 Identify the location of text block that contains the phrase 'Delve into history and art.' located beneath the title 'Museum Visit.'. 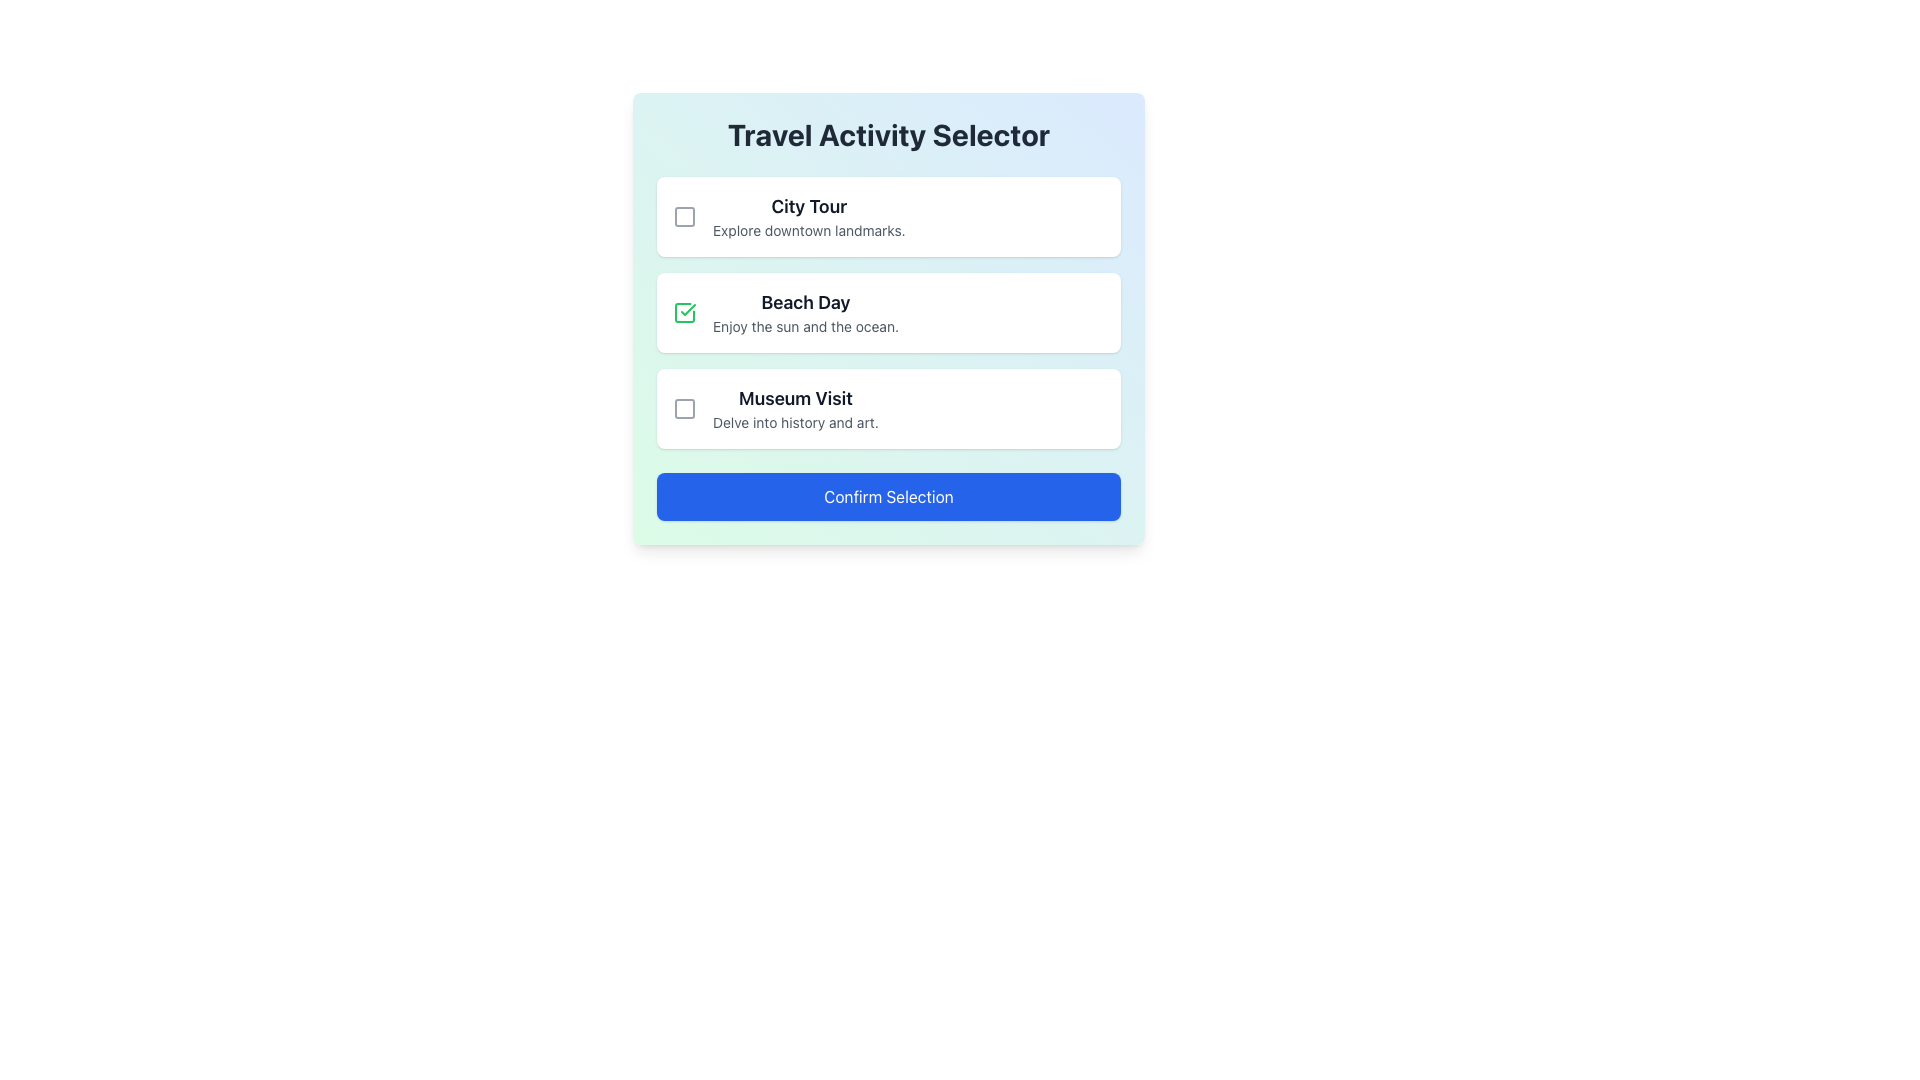
(794, 422).